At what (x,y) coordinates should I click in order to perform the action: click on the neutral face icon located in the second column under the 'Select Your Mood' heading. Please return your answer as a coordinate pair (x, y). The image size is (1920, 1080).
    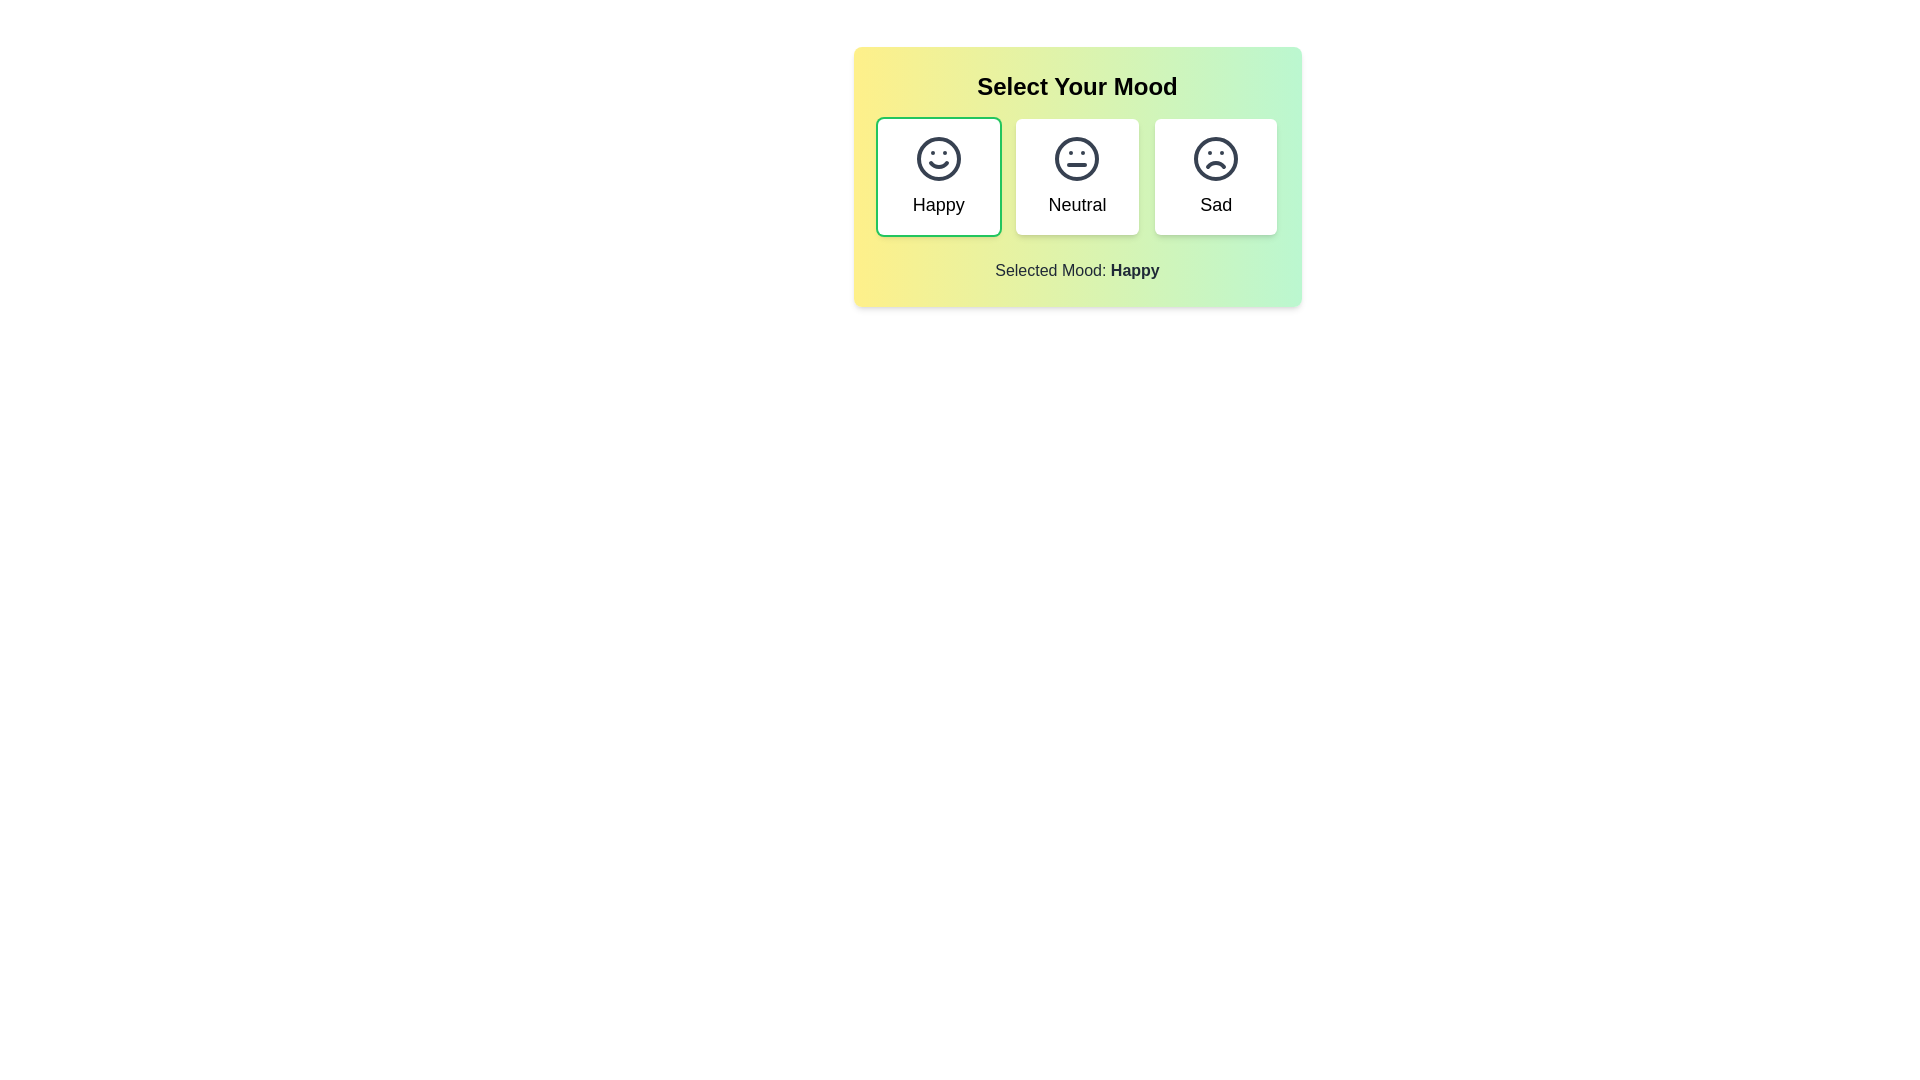
    Looking at the image, I should click on (1076, 157).